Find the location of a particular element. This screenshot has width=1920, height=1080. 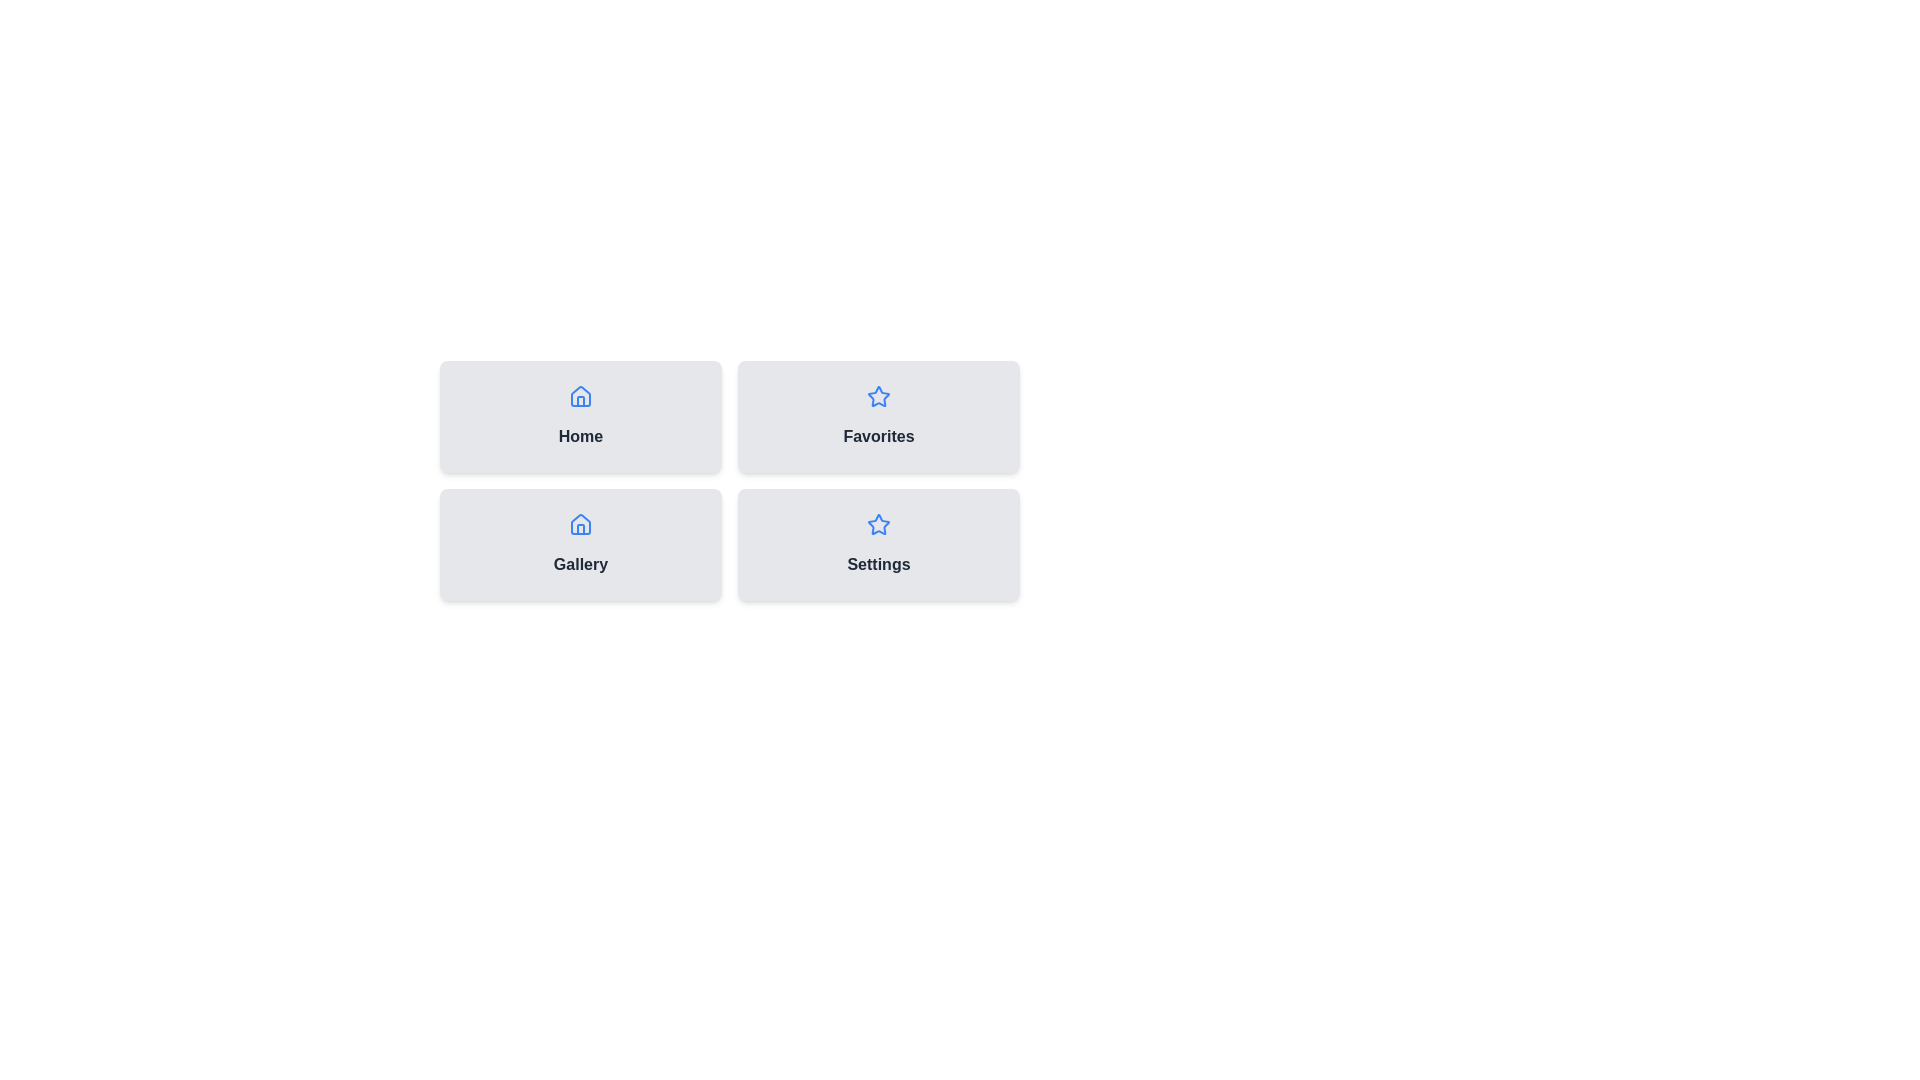

the bottom left button in the grid layout is located at coordinates (579, 544).